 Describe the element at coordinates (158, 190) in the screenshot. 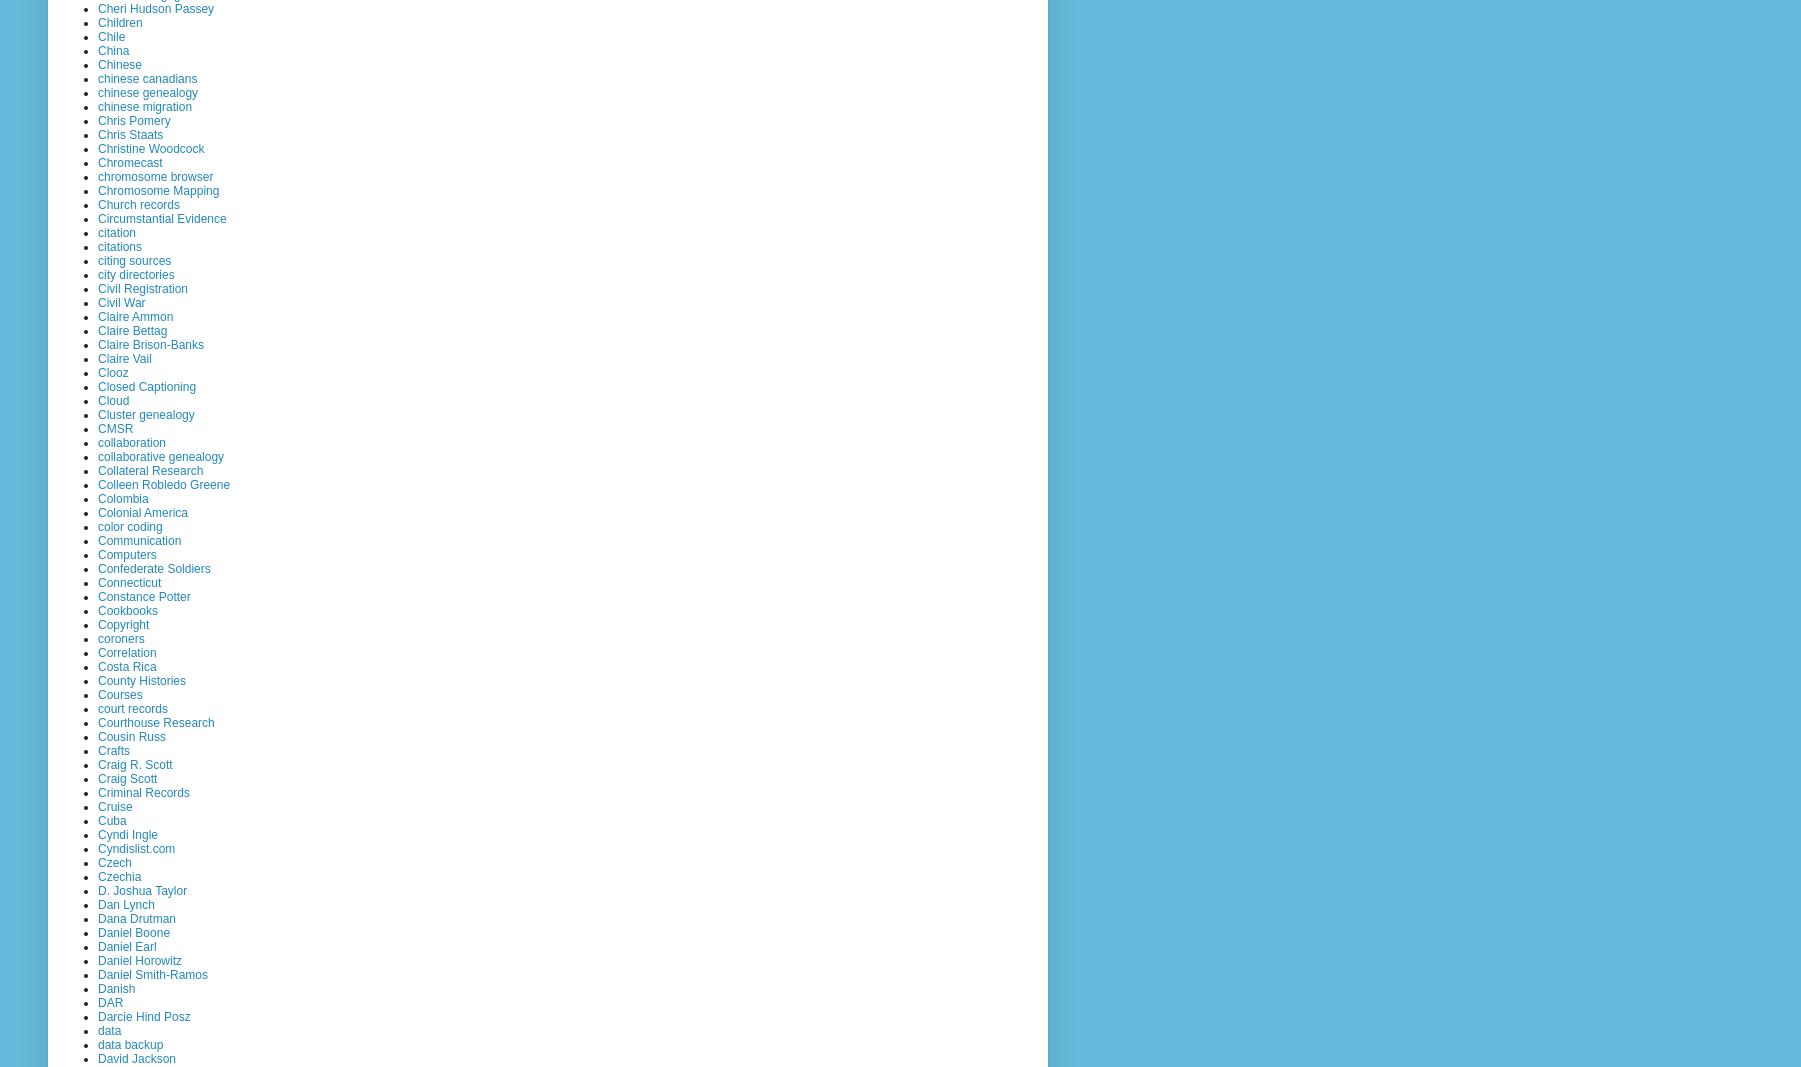

I see `'Chromosome Mapping'` at that location.